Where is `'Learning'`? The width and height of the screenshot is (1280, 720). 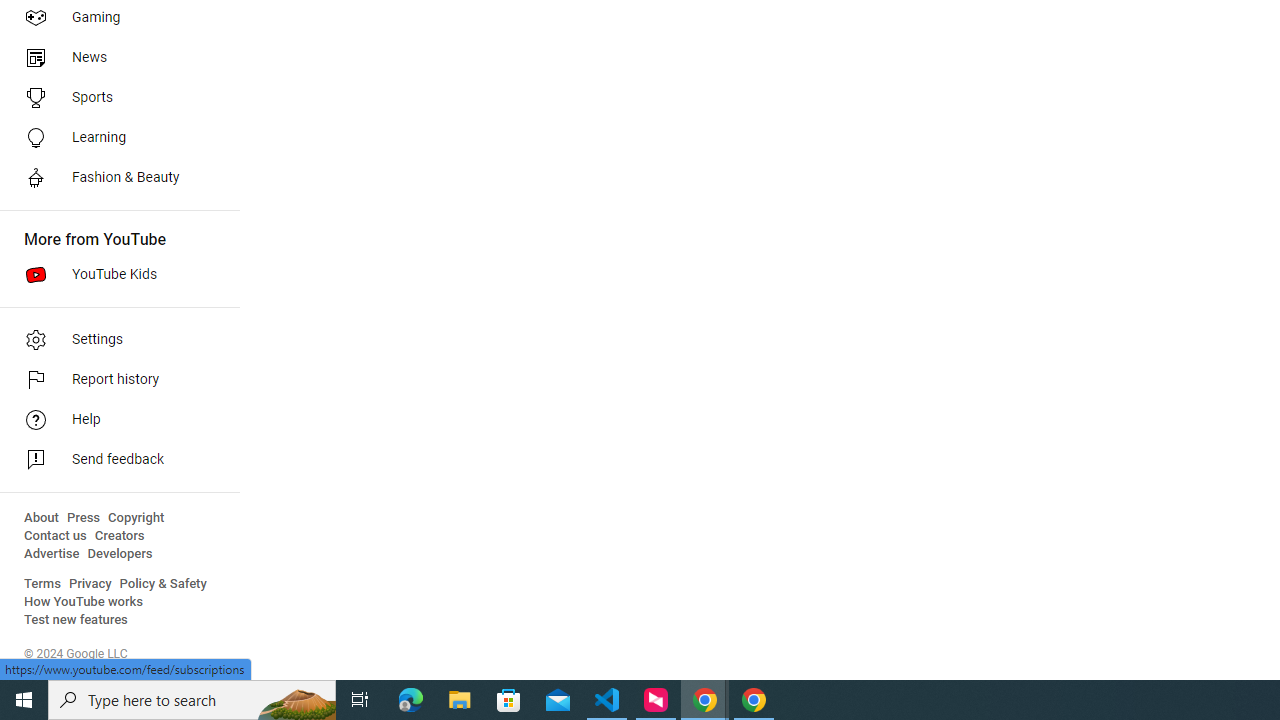
'Learning' is located at coordinates (112, 136).